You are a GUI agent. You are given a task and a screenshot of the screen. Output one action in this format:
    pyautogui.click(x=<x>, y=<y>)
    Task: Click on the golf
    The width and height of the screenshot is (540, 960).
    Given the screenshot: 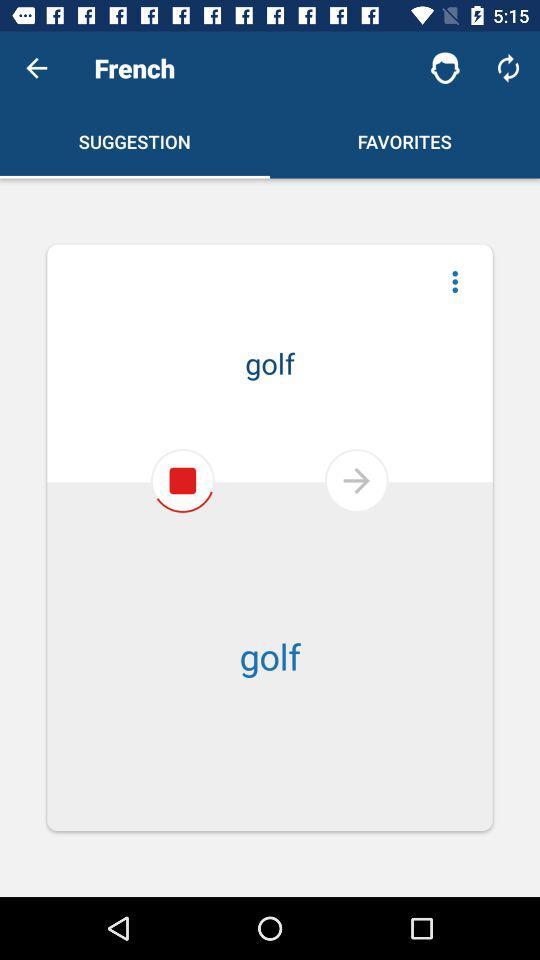 What is the action you would take?
    pyautogui.click(x=270, y=623)
    